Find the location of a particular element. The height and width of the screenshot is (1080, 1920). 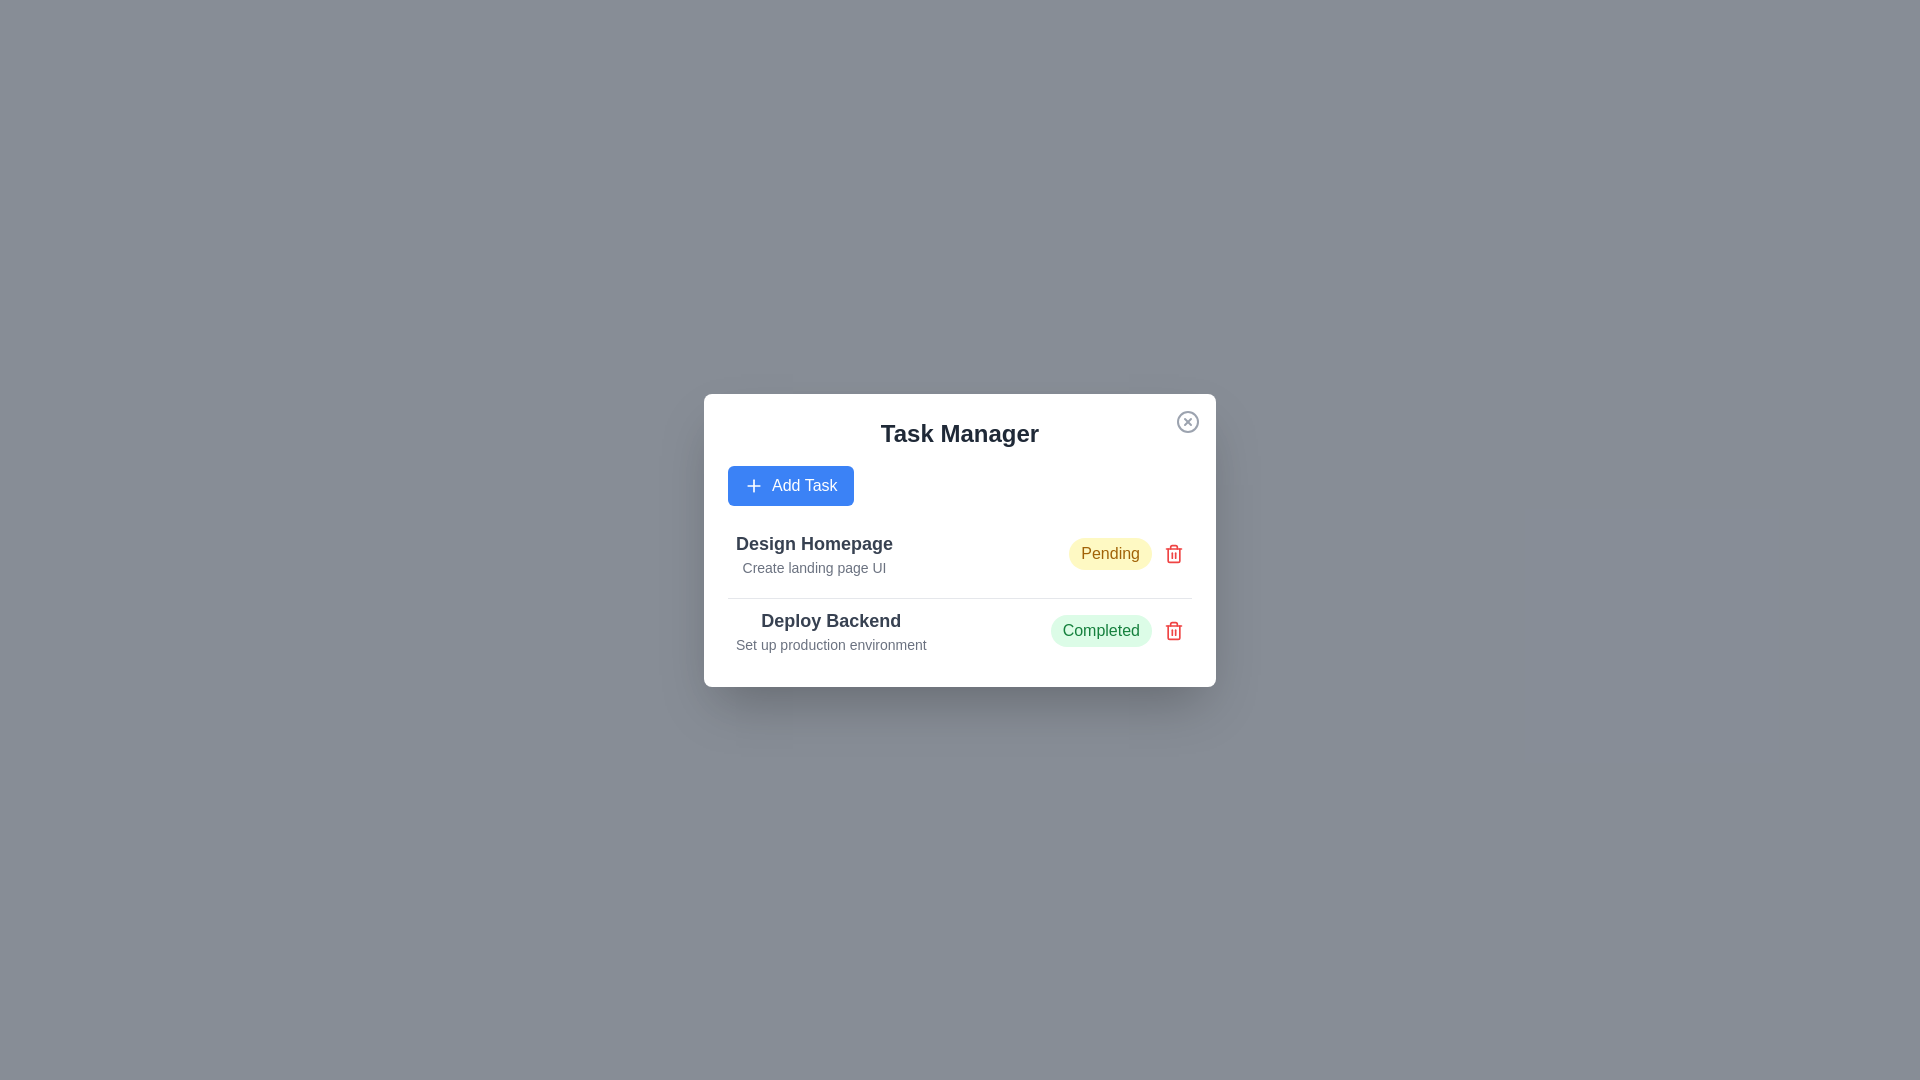

the 'Add Task' icon located within the blue button at the top-left corner of the task list interface to initiate the action of adding a new task is located at coordinates (752, 485).